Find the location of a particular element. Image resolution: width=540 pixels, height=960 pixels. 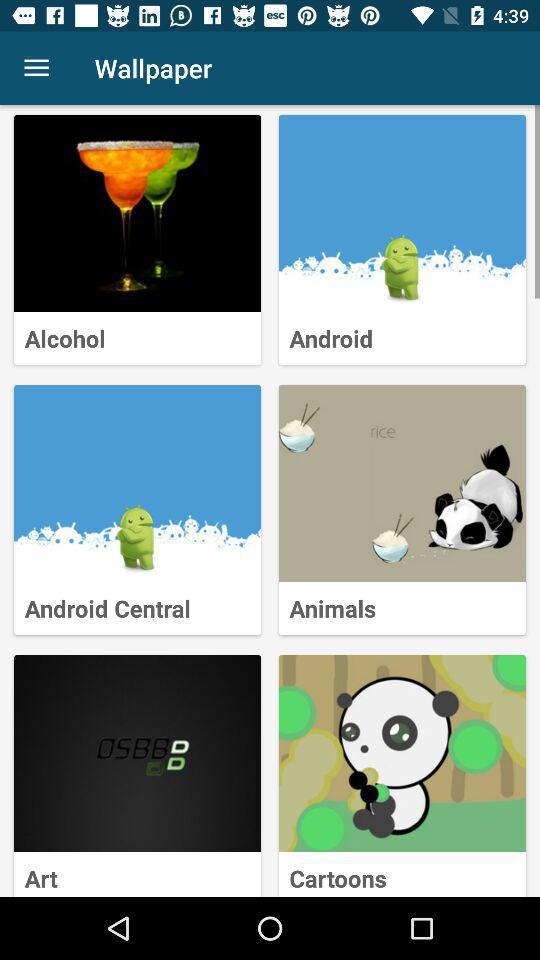

open category is located at coordinates (136, 482).